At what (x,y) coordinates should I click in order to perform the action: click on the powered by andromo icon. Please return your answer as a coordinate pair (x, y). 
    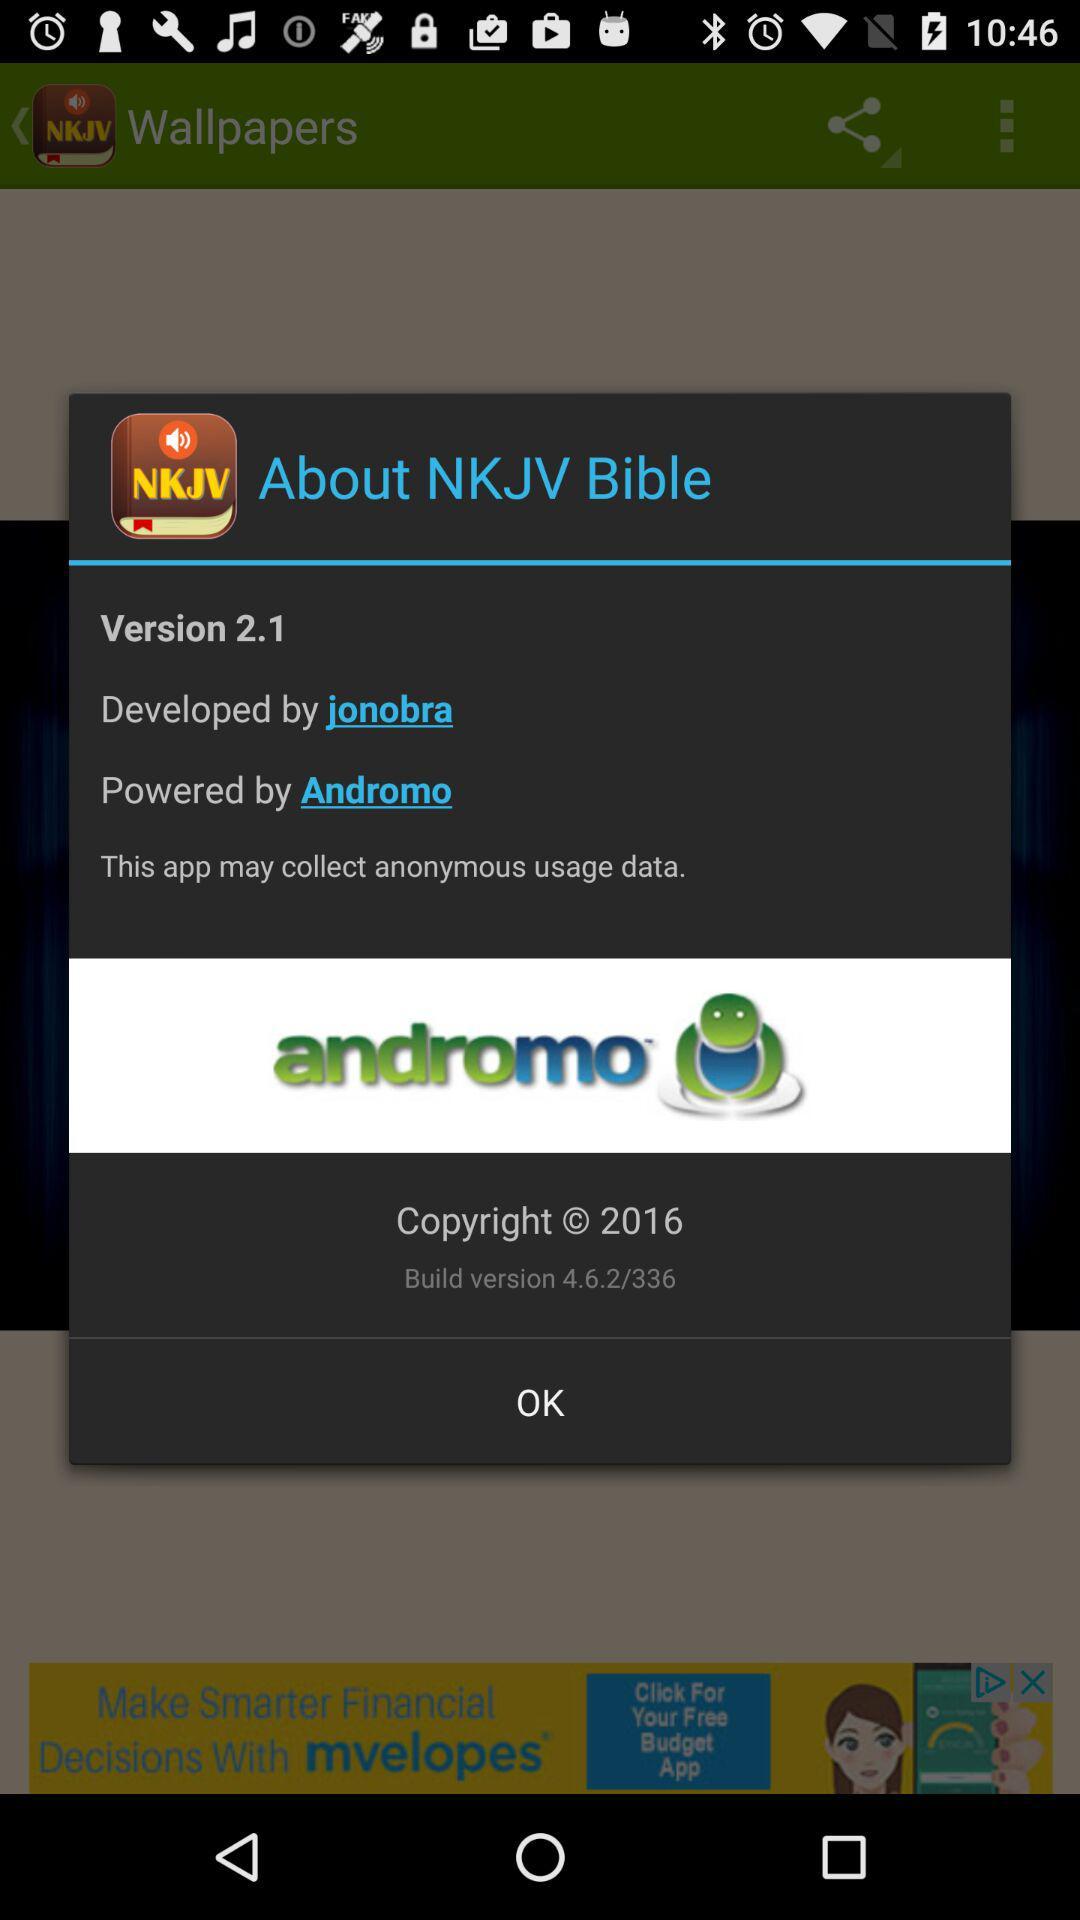
    Looking at the image, I should click on (540, 804).